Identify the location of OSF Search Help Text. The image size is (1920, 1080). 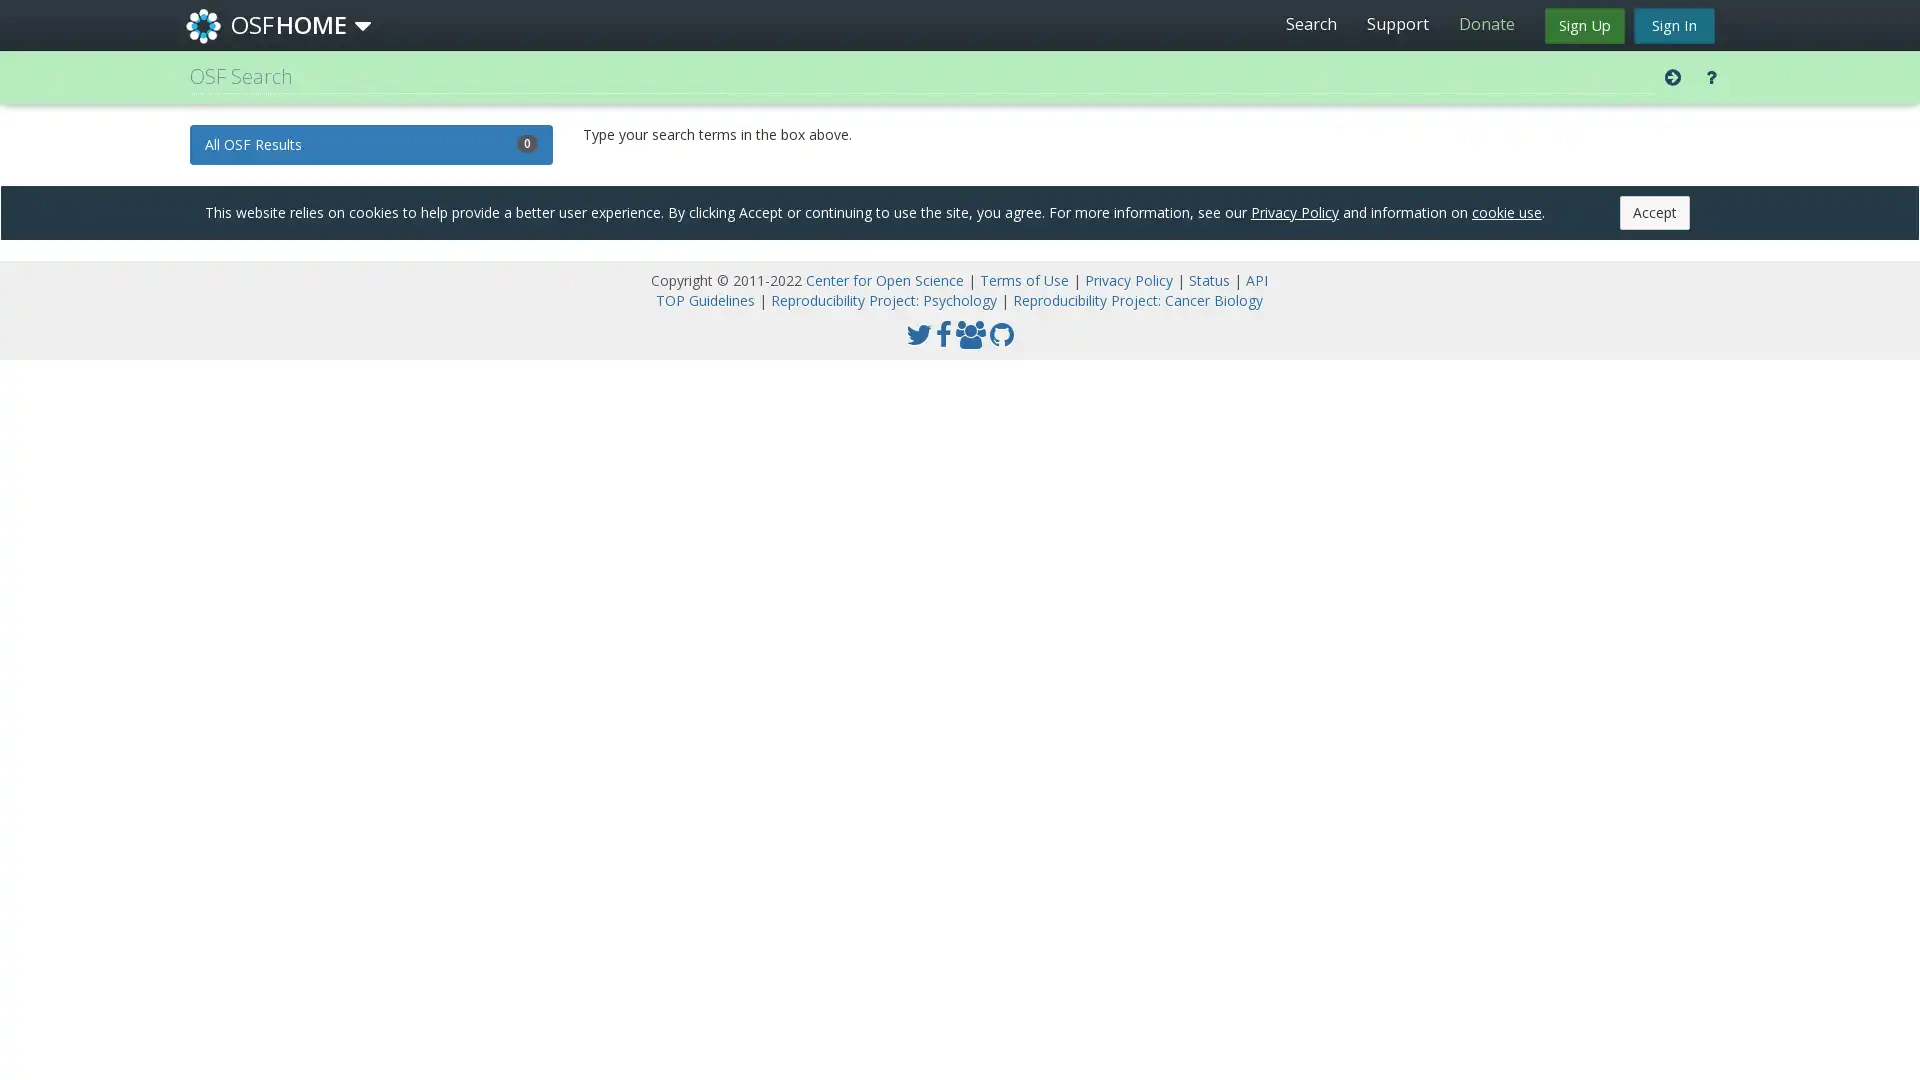
(1710, 76).